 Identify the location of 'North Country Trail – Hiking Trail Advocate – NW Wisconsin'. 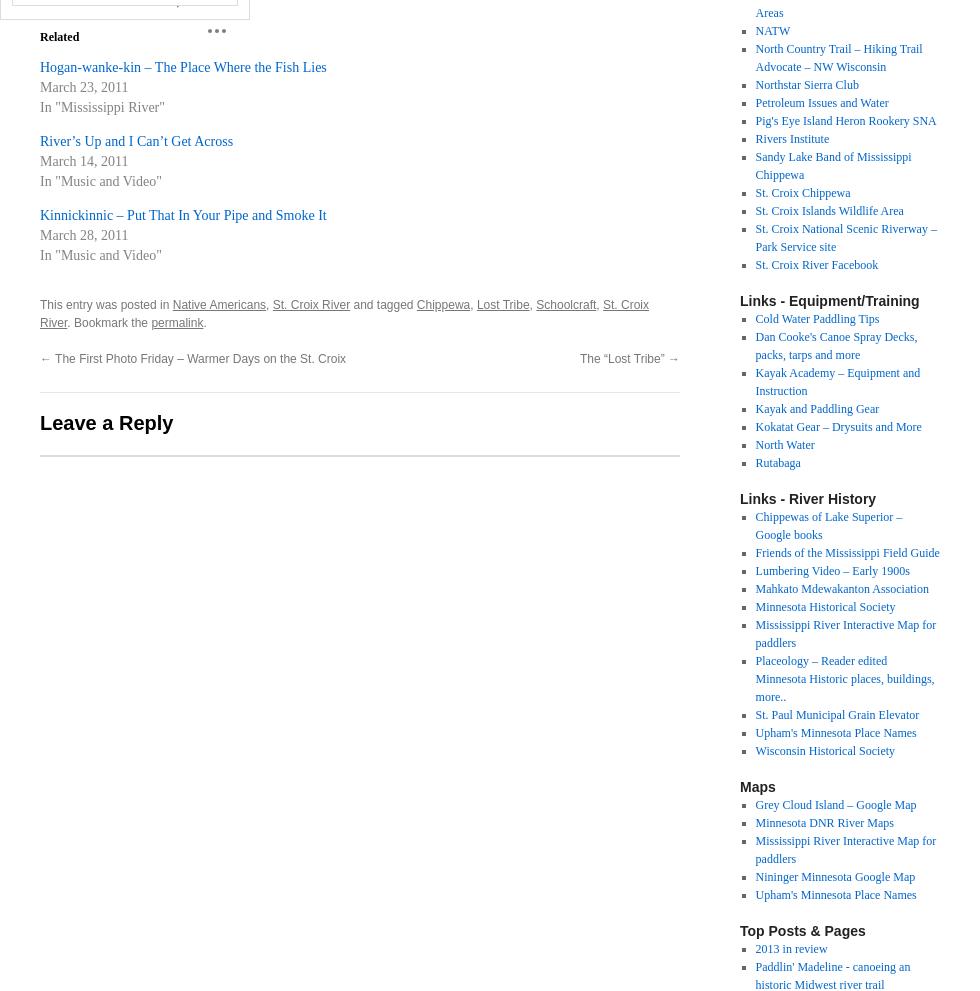
(838, 57).